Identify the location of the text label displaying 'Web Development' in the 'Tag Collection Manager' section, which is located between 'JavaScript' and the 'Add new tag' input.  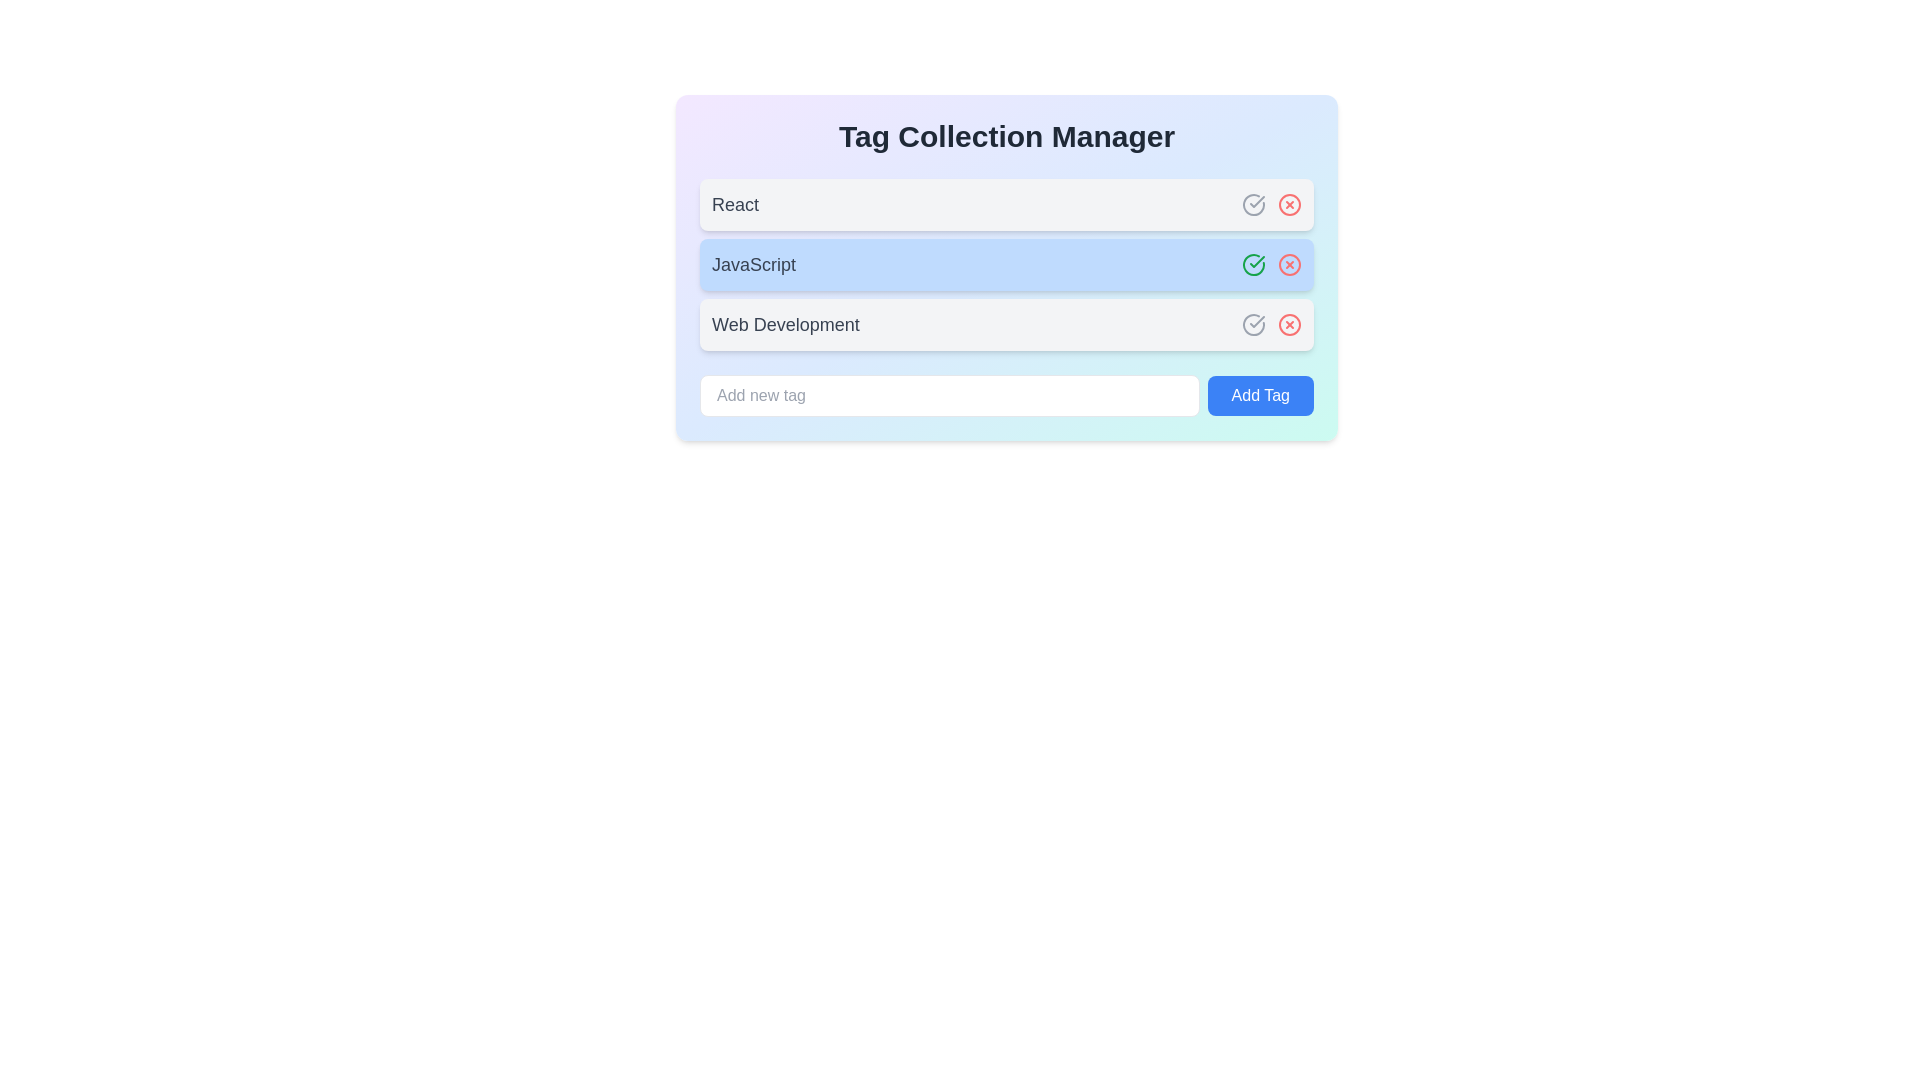
(784, 323).